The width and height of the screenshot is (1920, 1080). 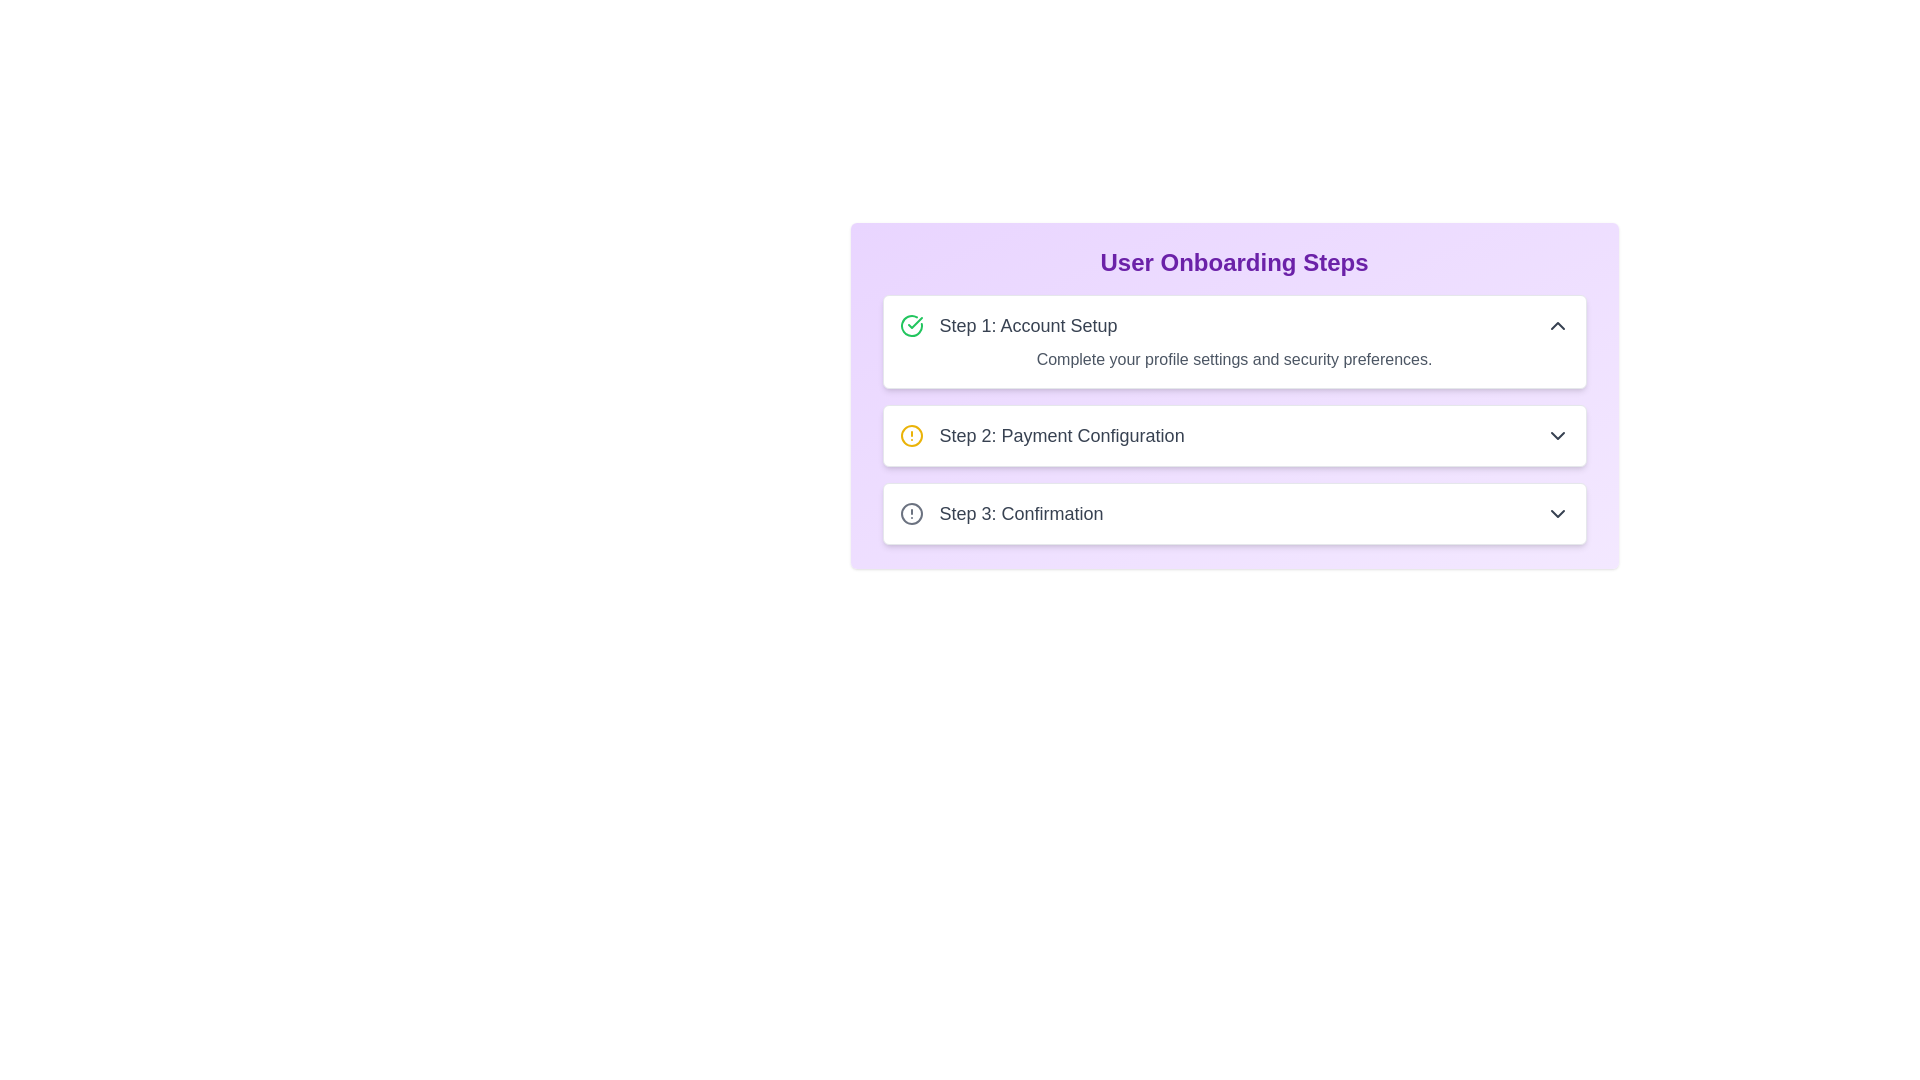 I want to click on the text label indicating the current step of the onboarding process, located near the top of the 'User Onboarding Steps' box, so click(x=1028, y=325).